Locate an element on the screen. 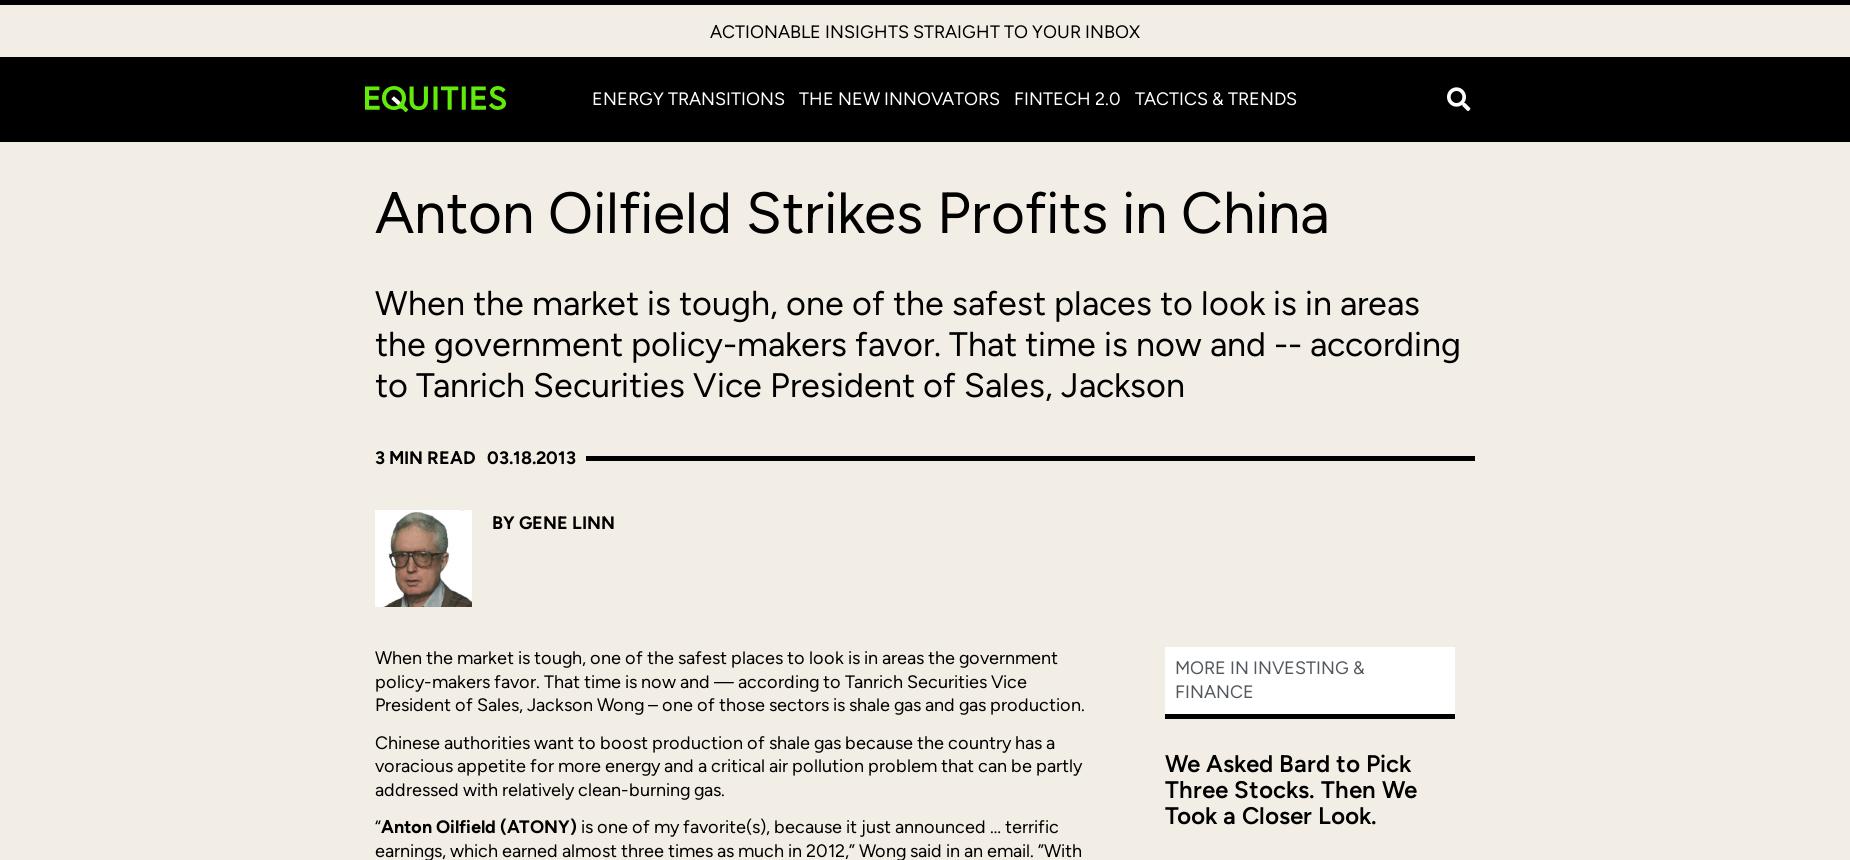  'Actionable insights straight to your inbox' is located at coordinates (925, 31).